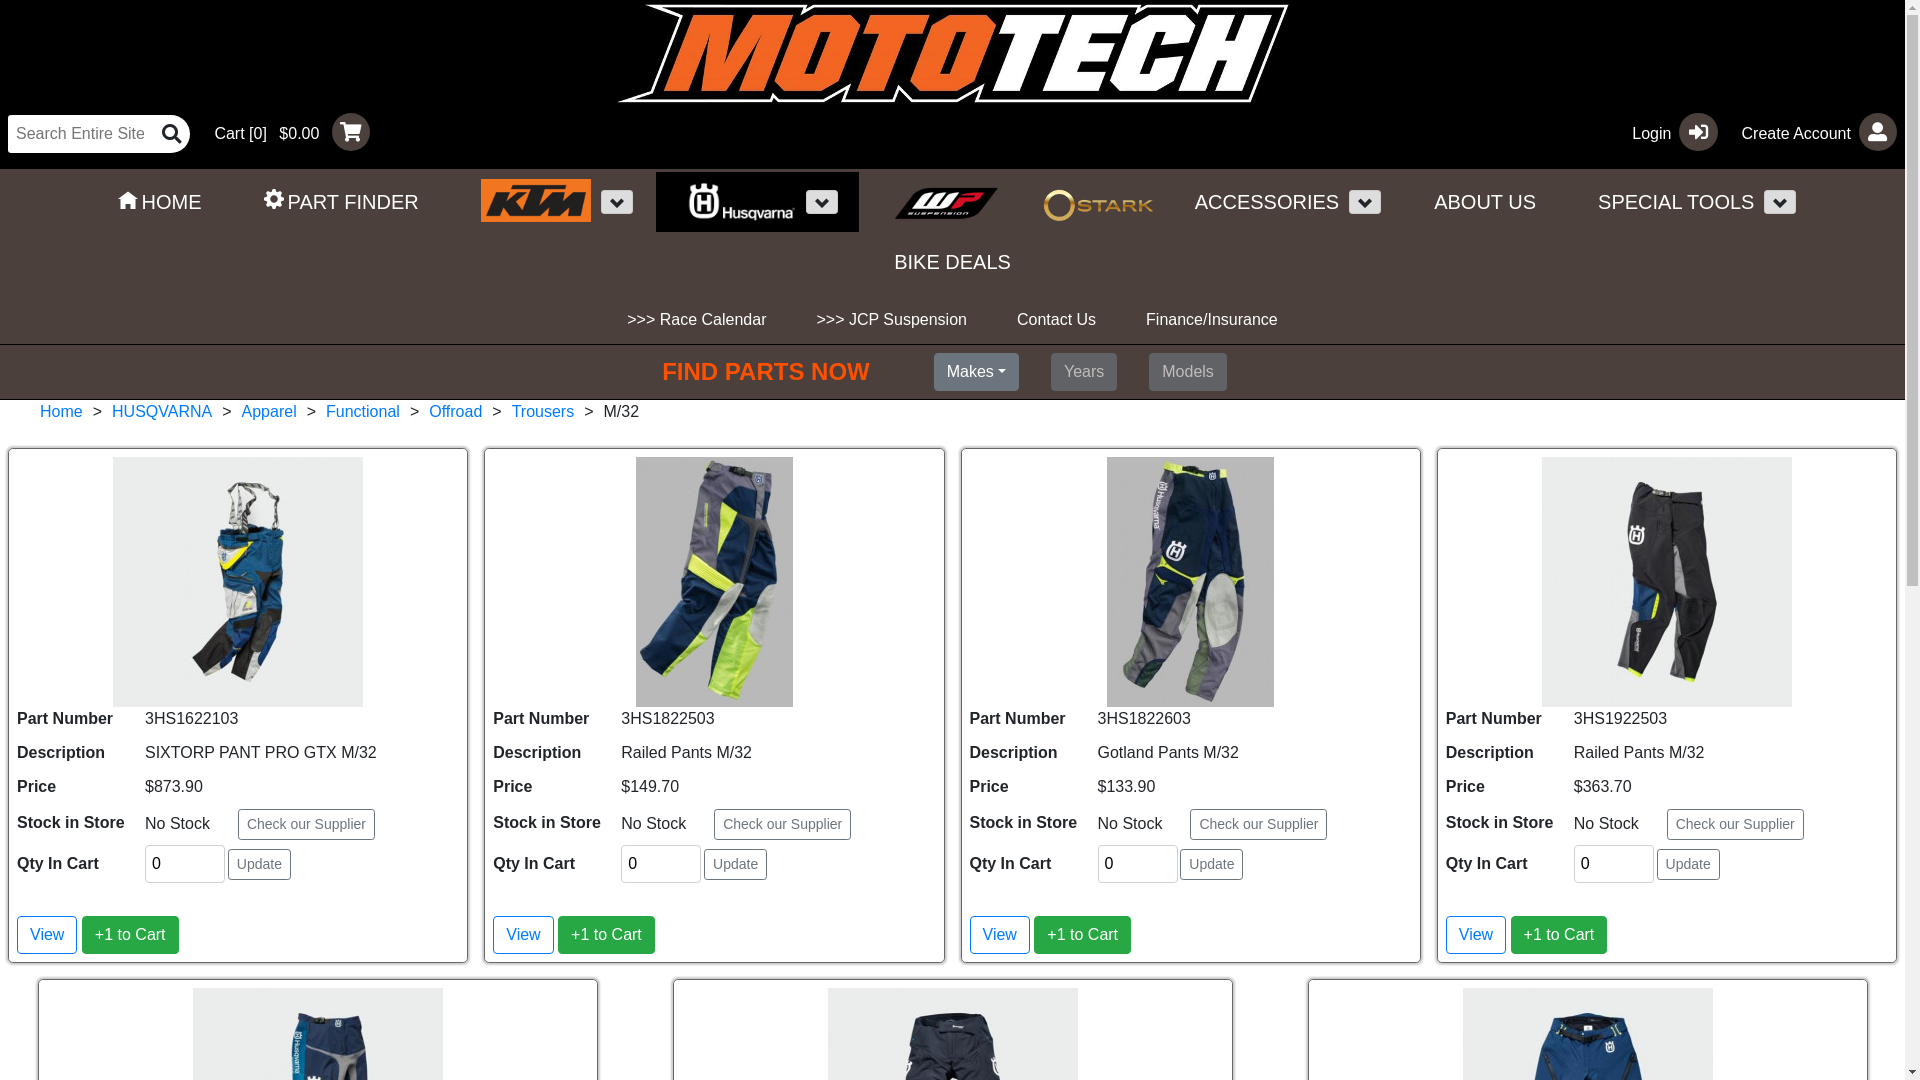  Describe the element at coordinates (341, 201) in the screenshot. I see `'PART FINDER'` at that location.